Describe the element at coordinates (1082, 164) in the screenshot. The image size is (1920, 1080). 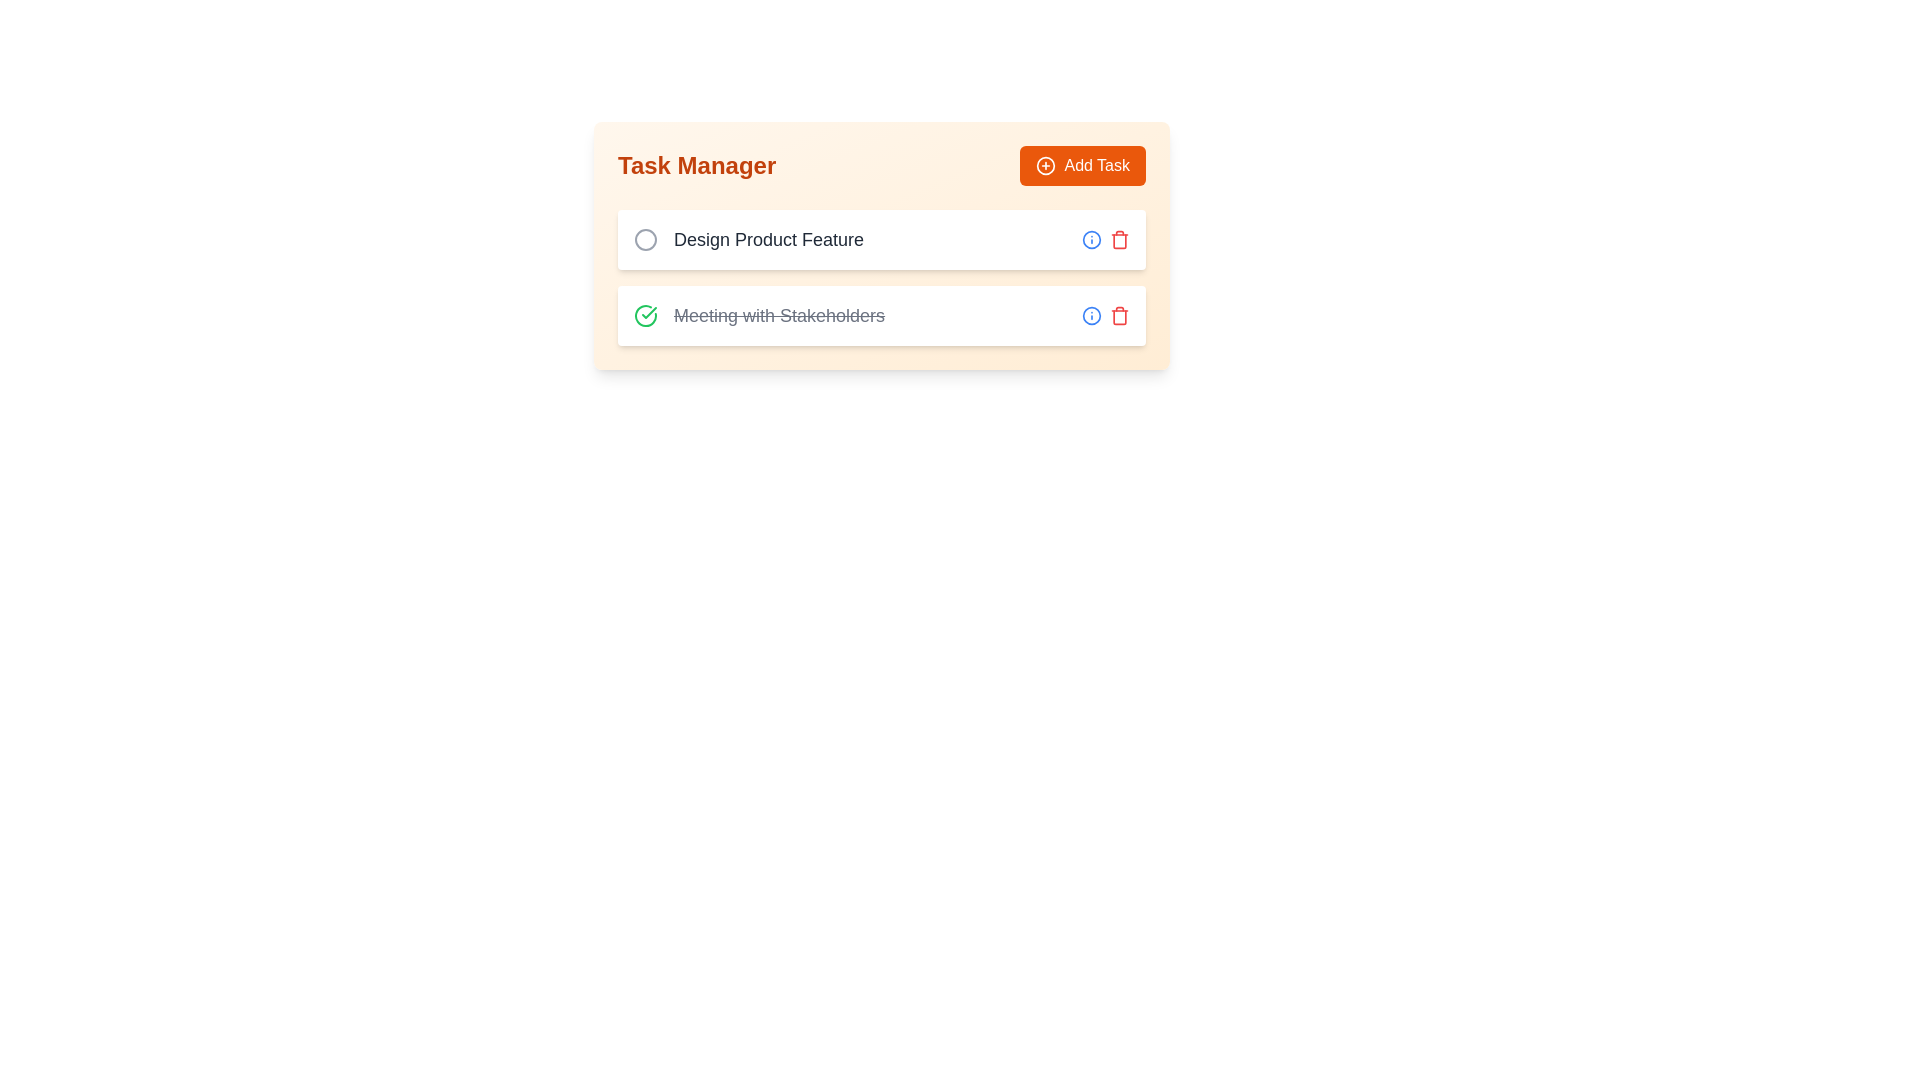
I see `the bright orange 'Add Task' button with white text and a '+' icon` at that location.